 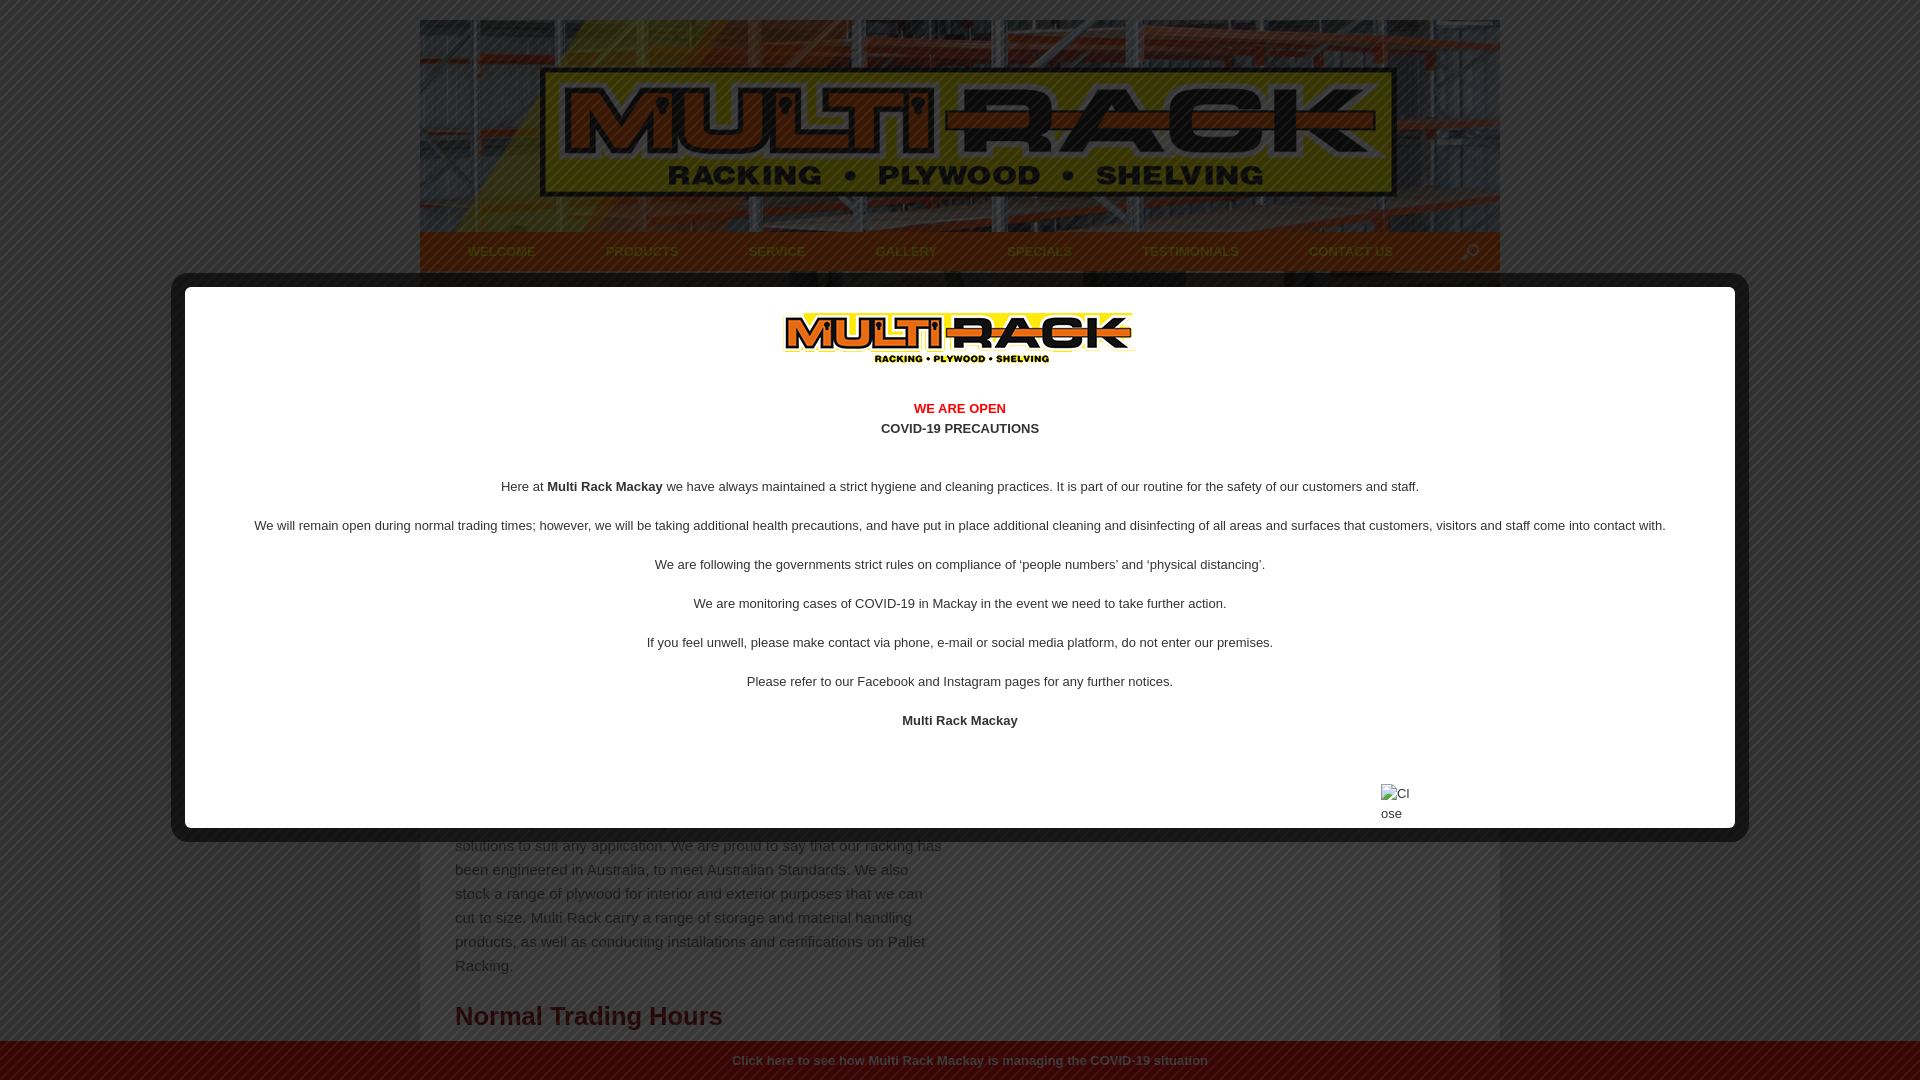 I want to click on 'CONTACT US', so click(x=1350, y=250).